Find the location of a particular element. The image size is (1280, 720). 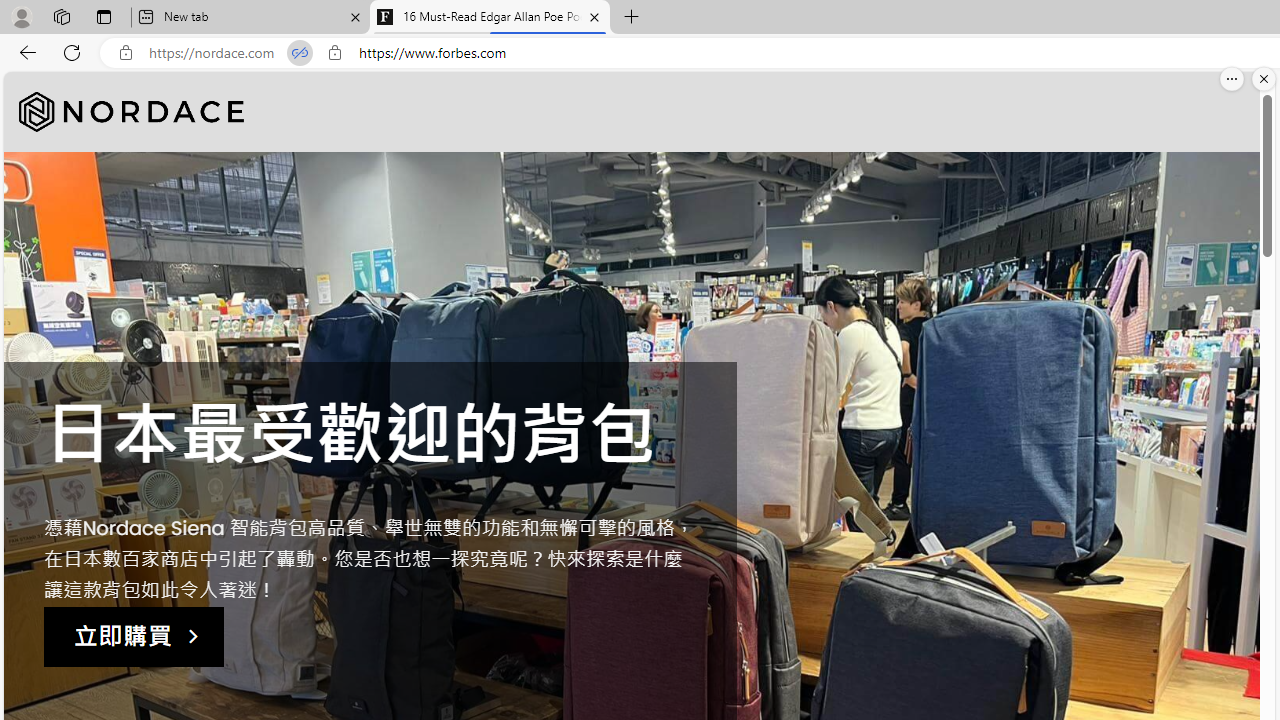

'Close split screen.' is located at coordinates (1263, 78).